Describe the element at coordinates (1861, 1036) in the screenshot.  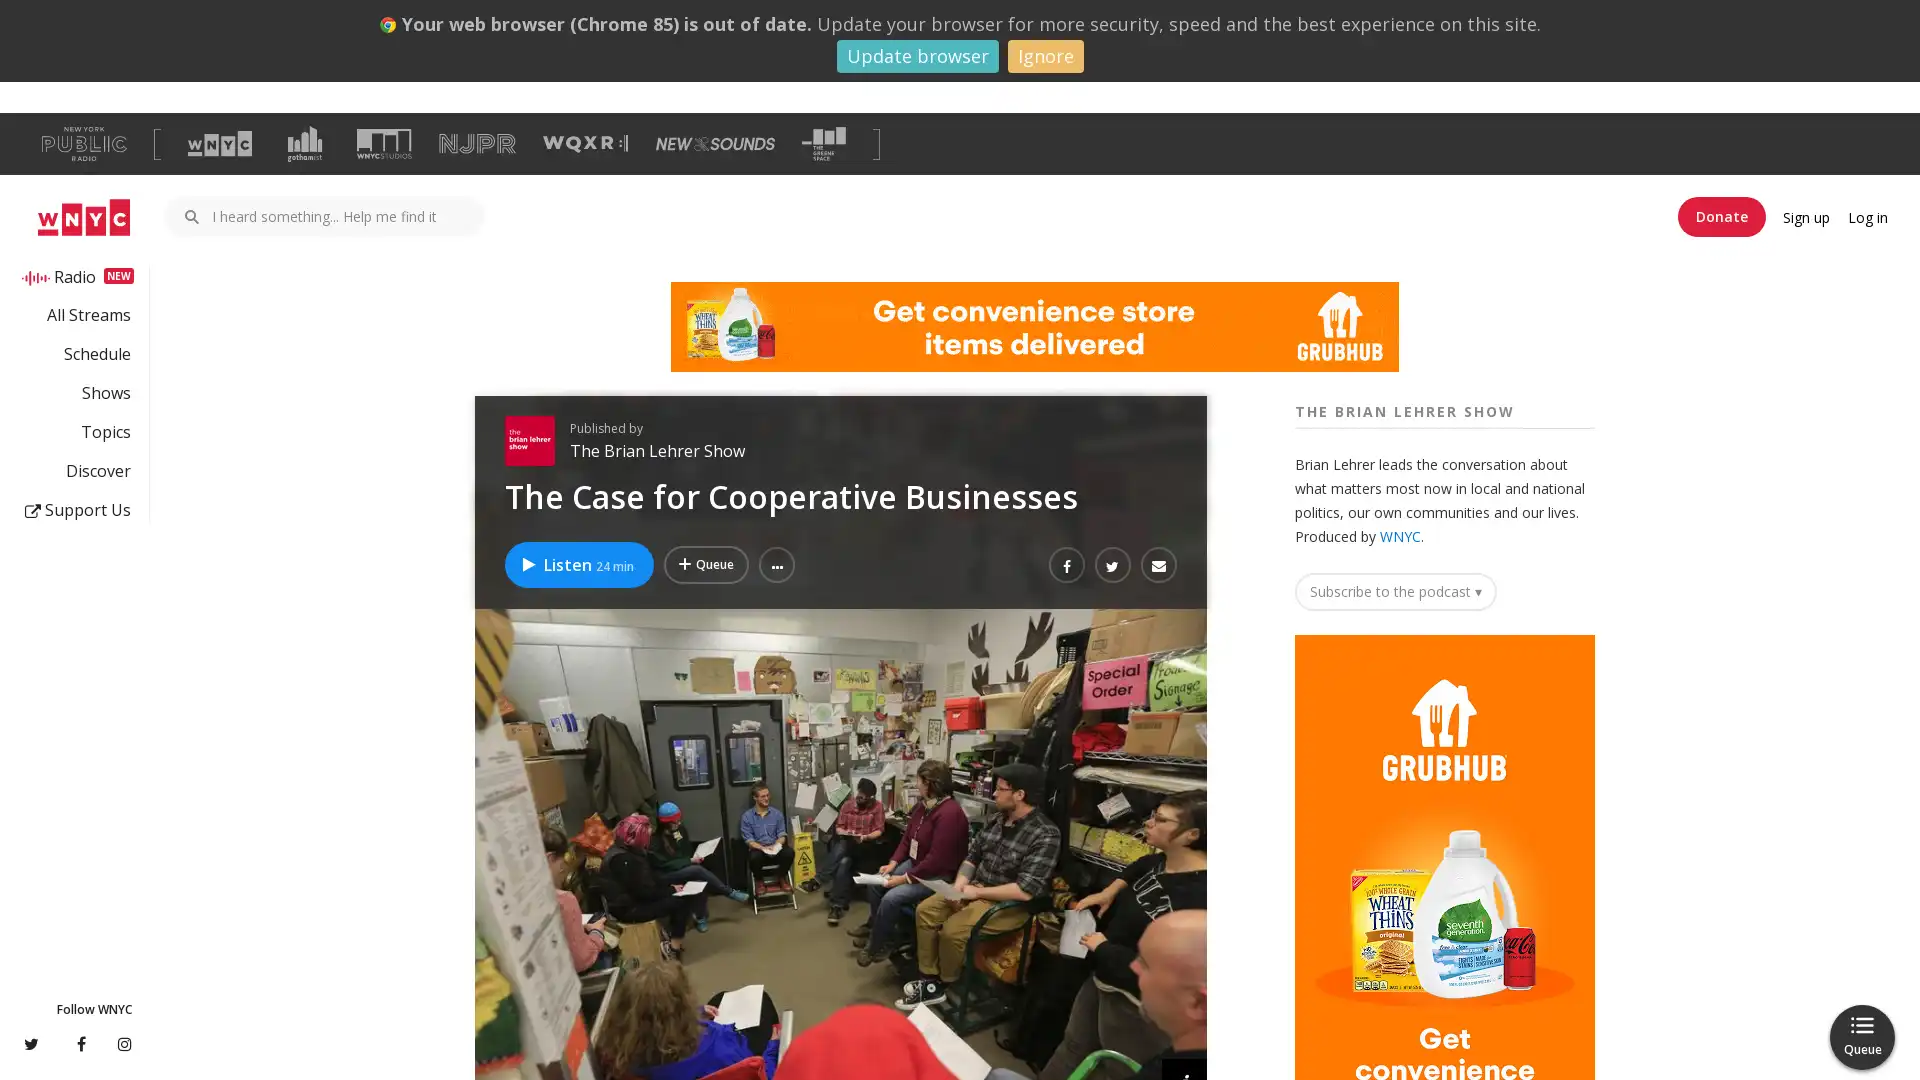
I see `Queue` at that location.